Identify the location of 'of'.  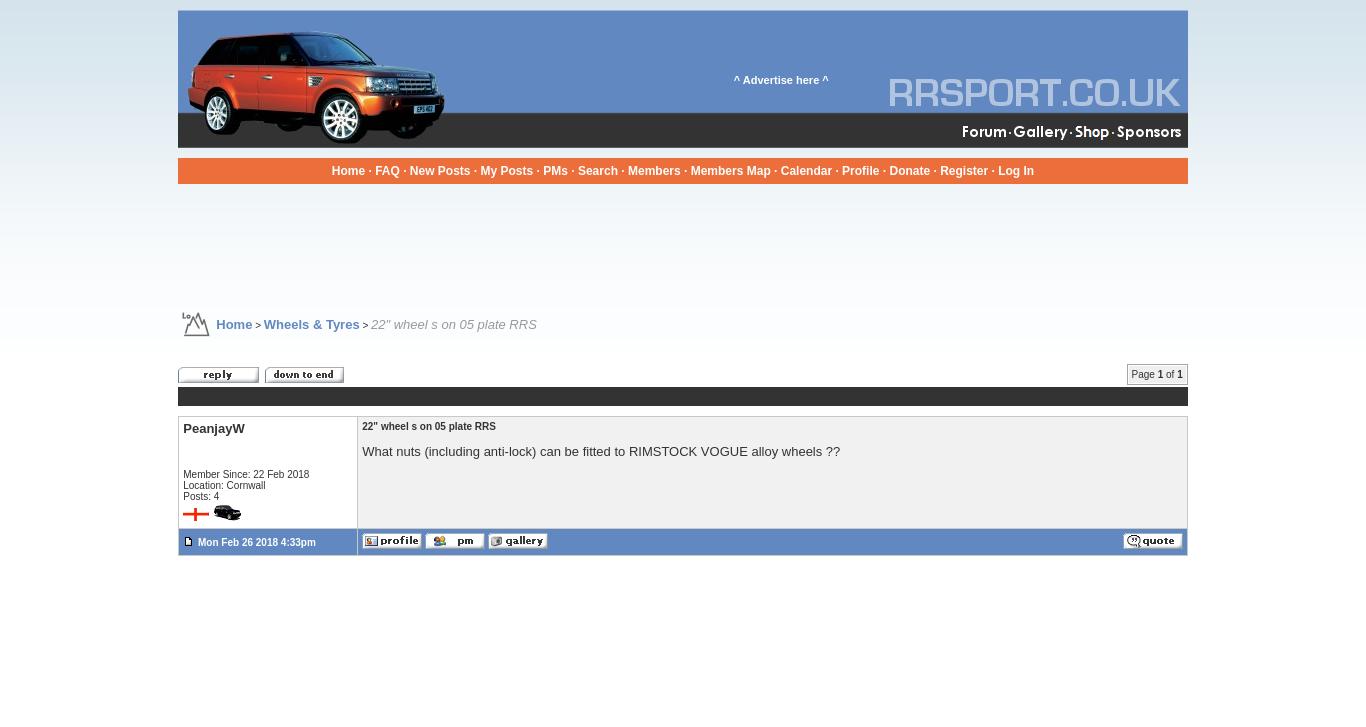
(1169, 373).